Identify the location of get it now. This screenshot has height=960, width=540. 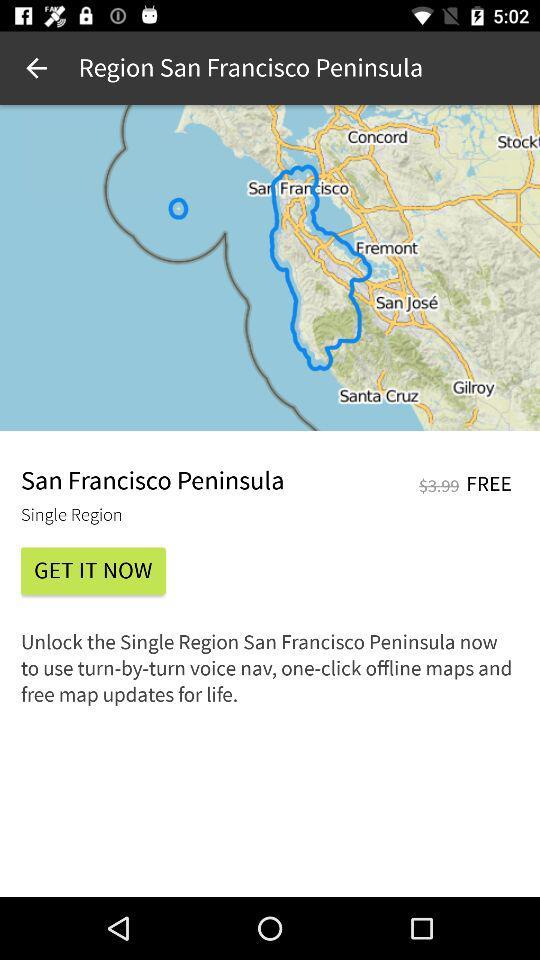
(92, 571).